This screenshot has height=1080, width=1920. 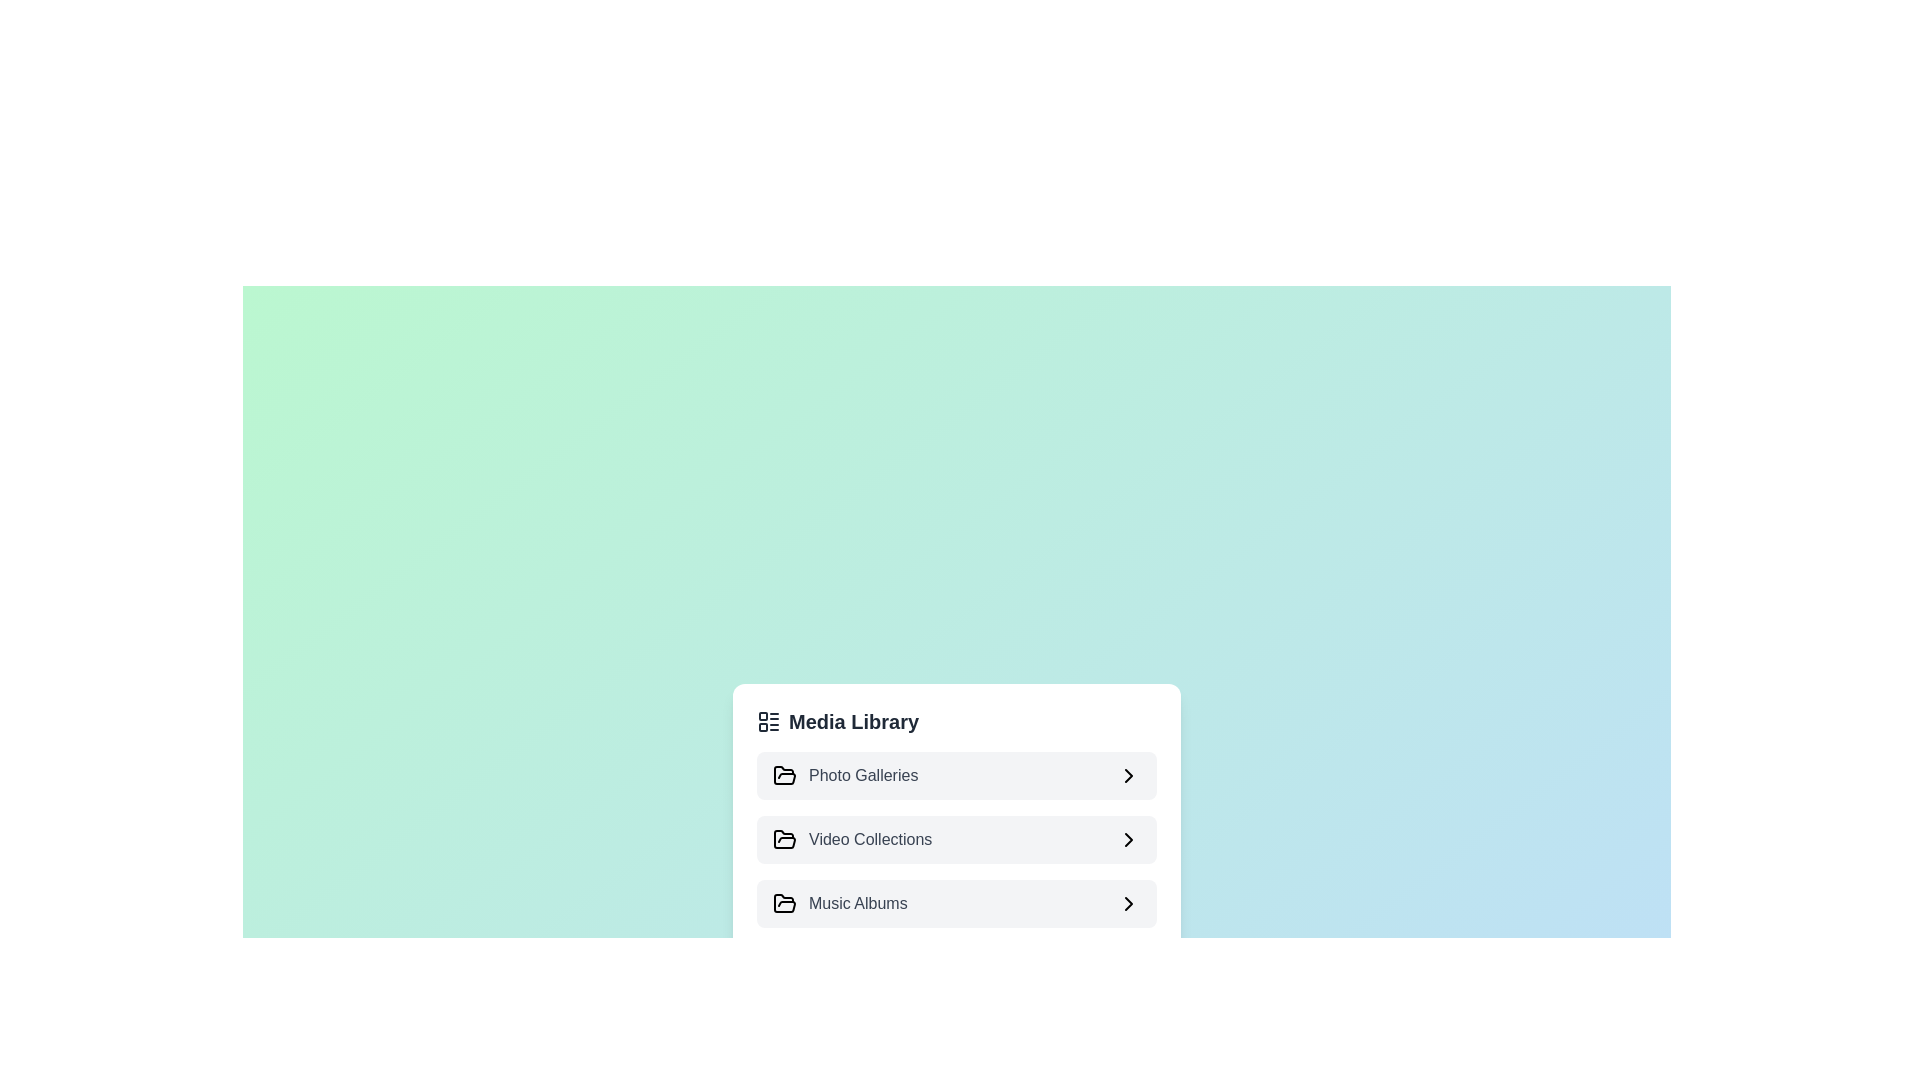 What do you see at coordinates (955, 774) in the screenshot?
I see `the text 'Photo Galleries' to select it` at bounding box center [955, 774].